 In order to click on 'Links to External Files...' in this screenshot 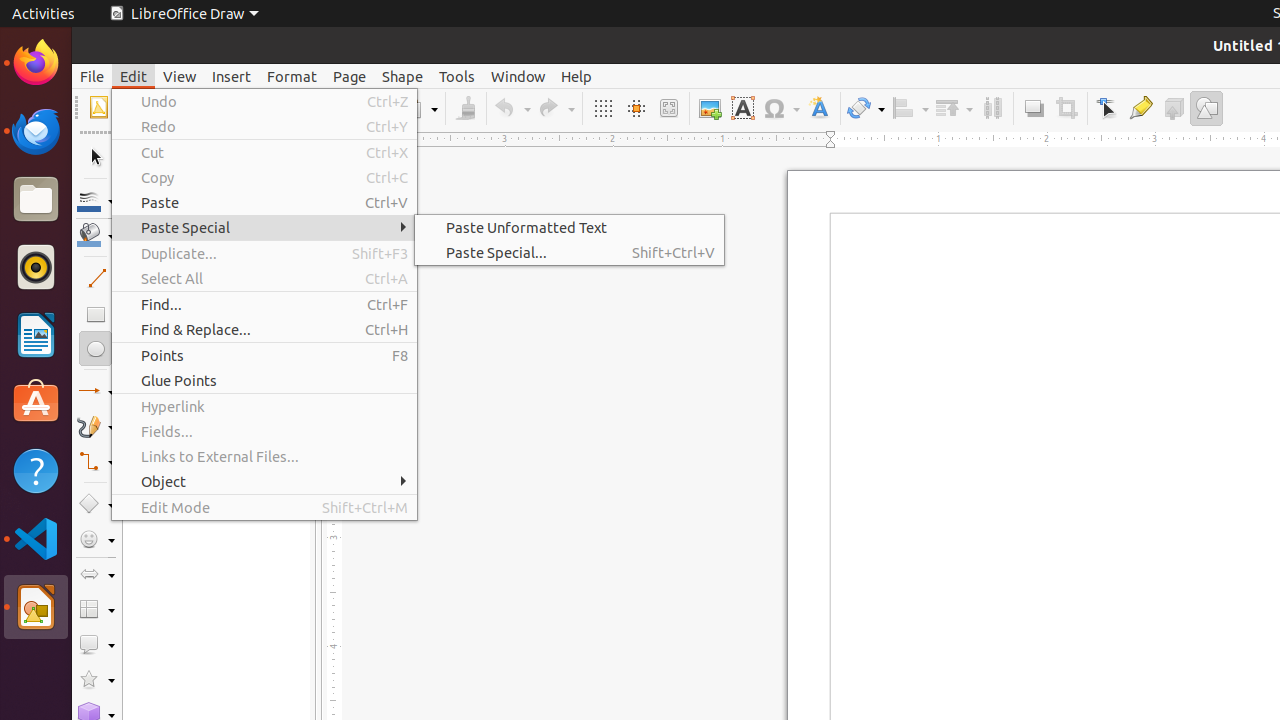, I will do `click(263, 456)`.